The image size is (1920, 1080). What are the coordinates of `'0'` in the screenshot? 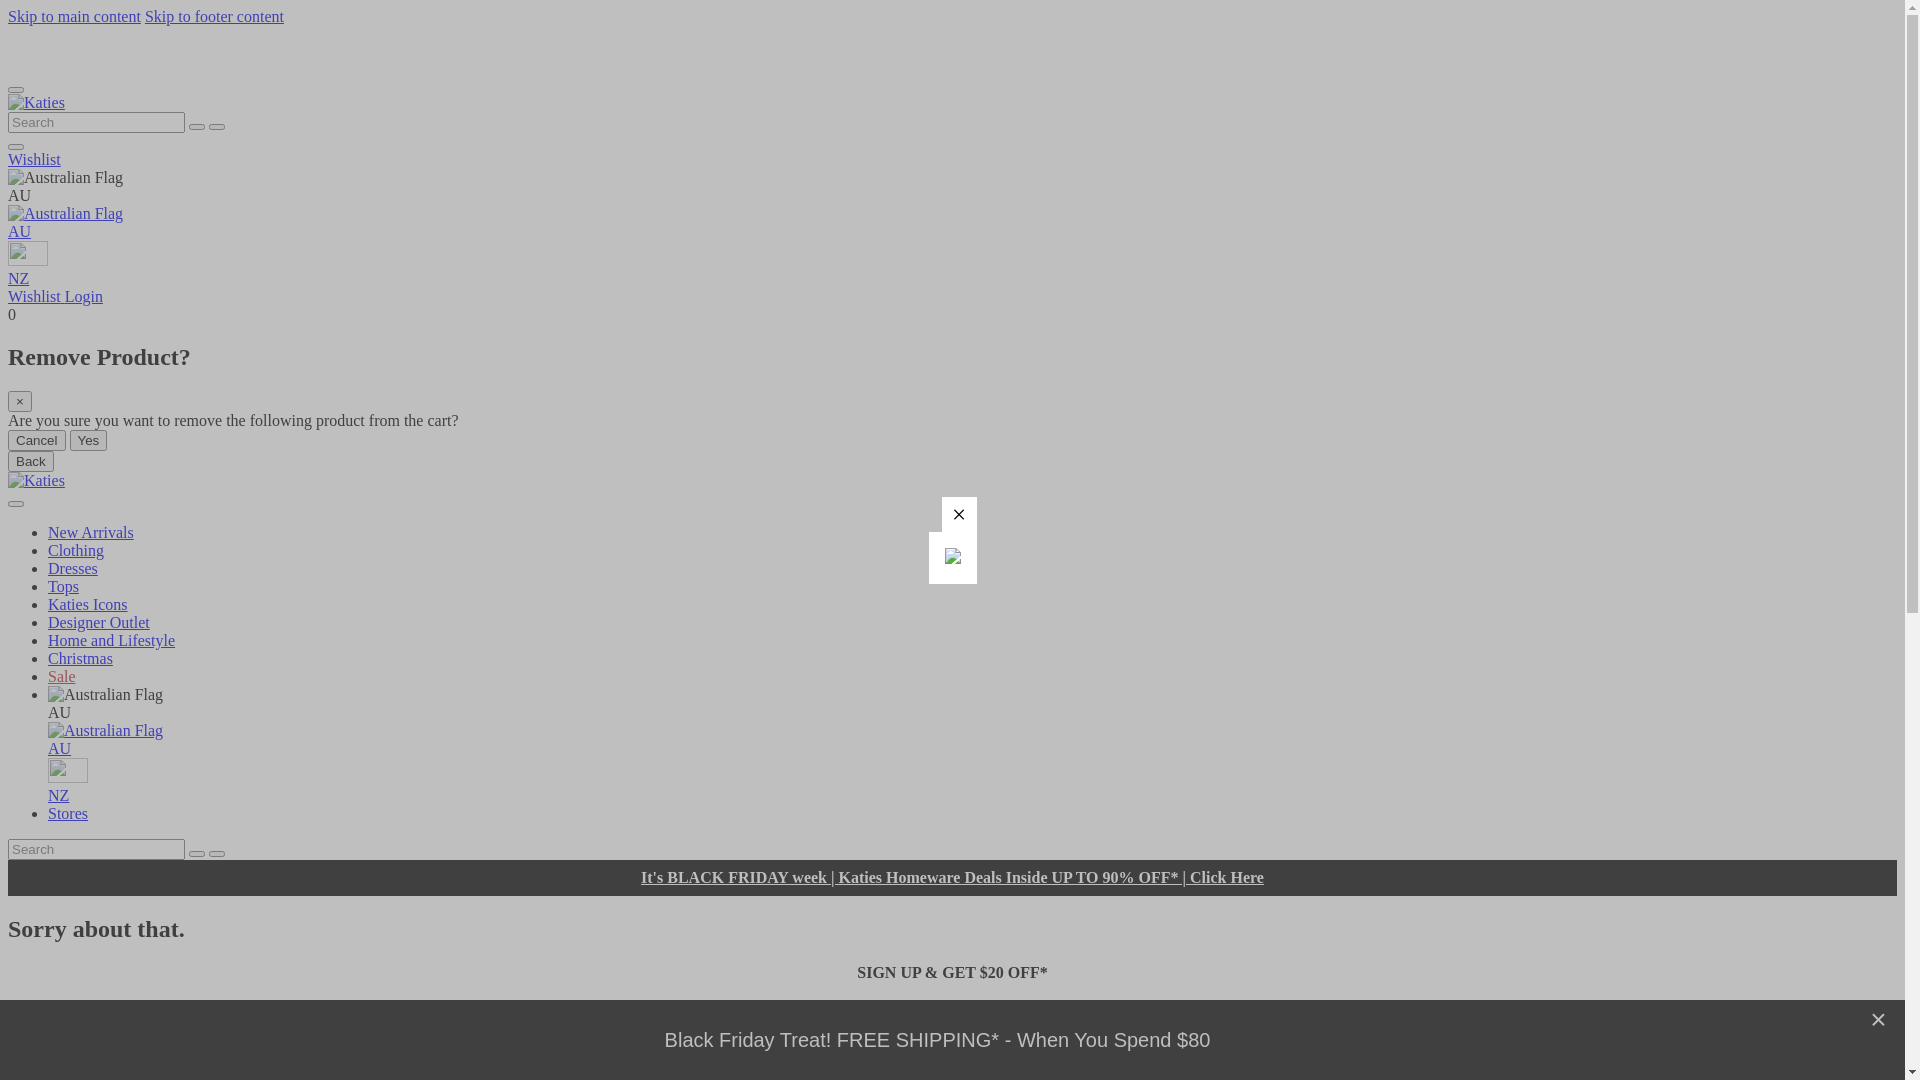 It's located at (12, 314).